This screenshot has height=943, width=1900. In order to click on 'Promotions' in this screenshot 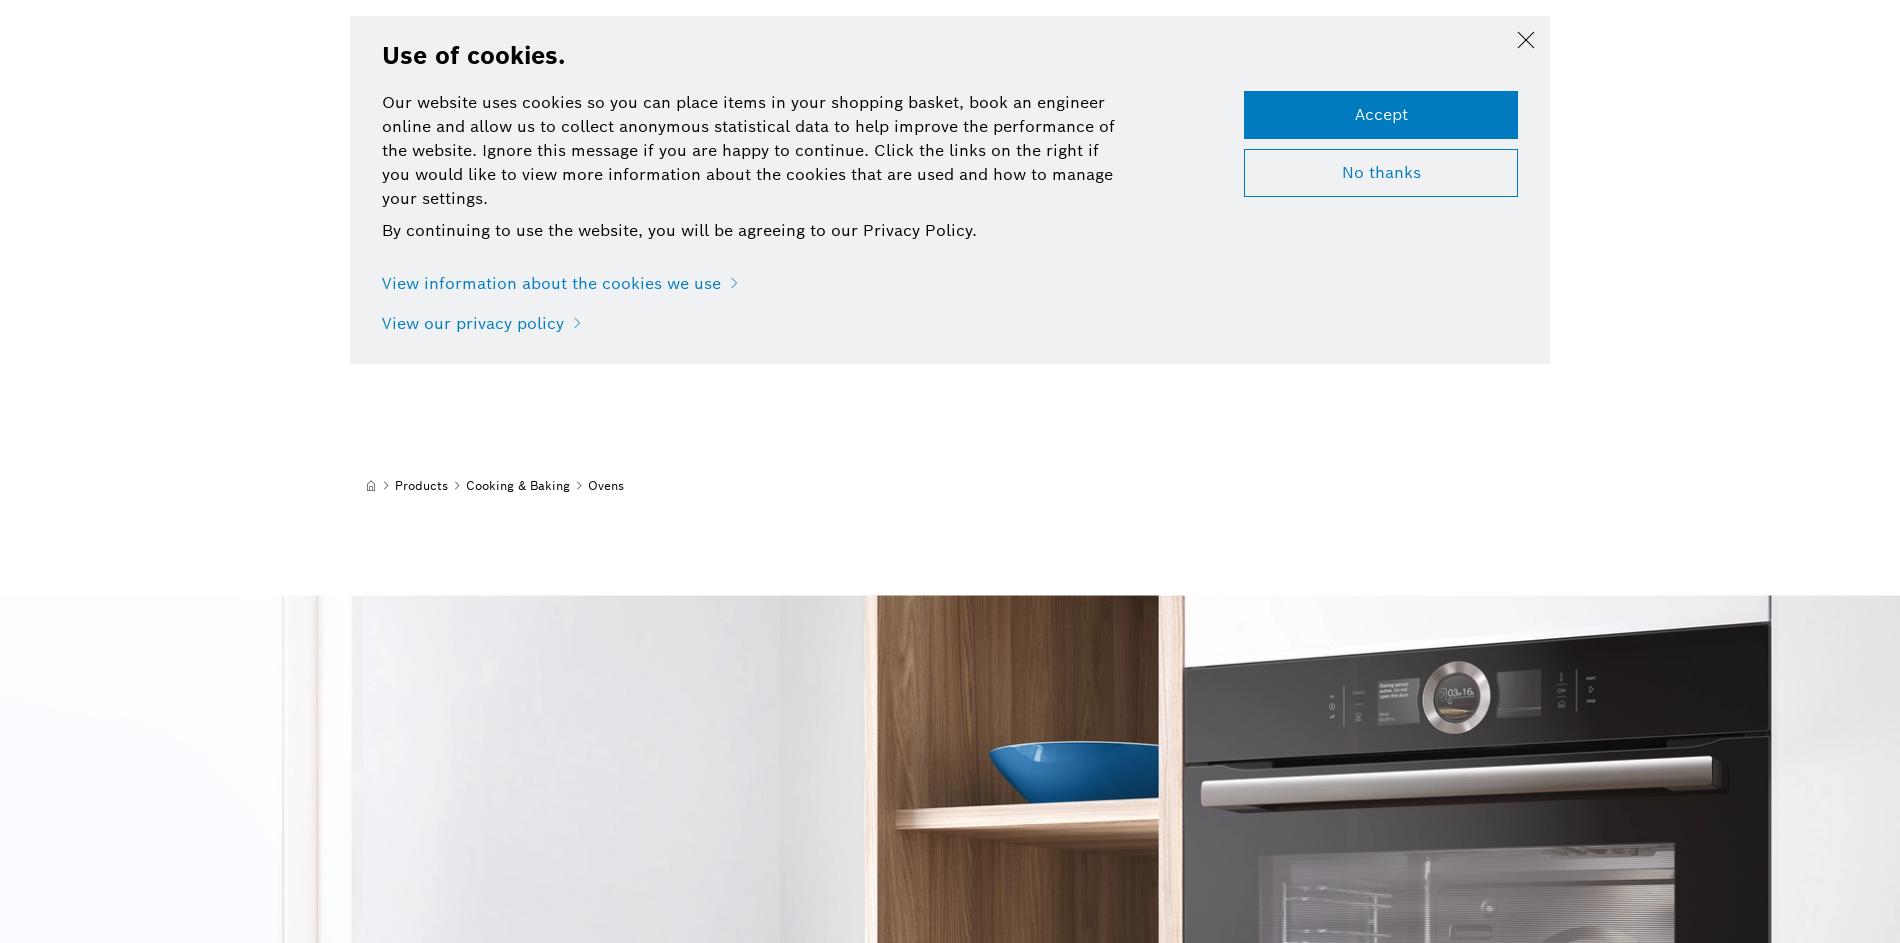, I will do `click(861, 43)`.